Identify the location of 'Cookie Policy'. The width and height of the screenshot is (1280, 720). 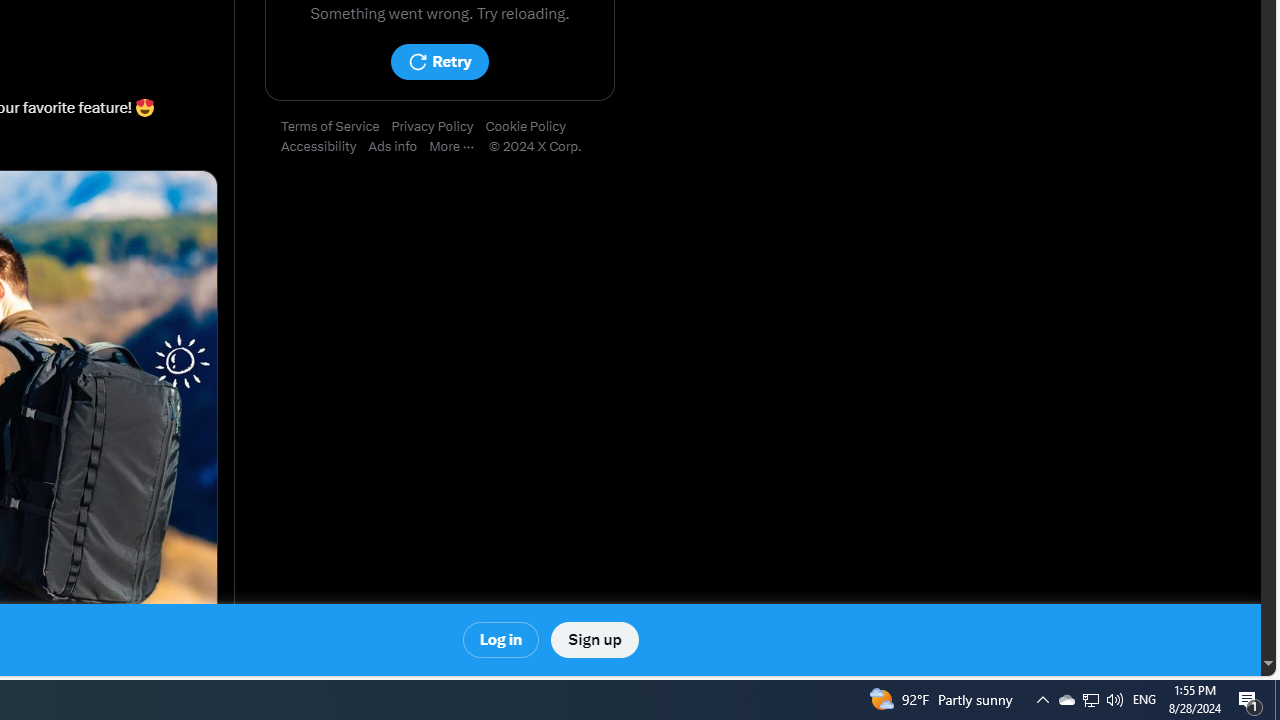
(531, 127).